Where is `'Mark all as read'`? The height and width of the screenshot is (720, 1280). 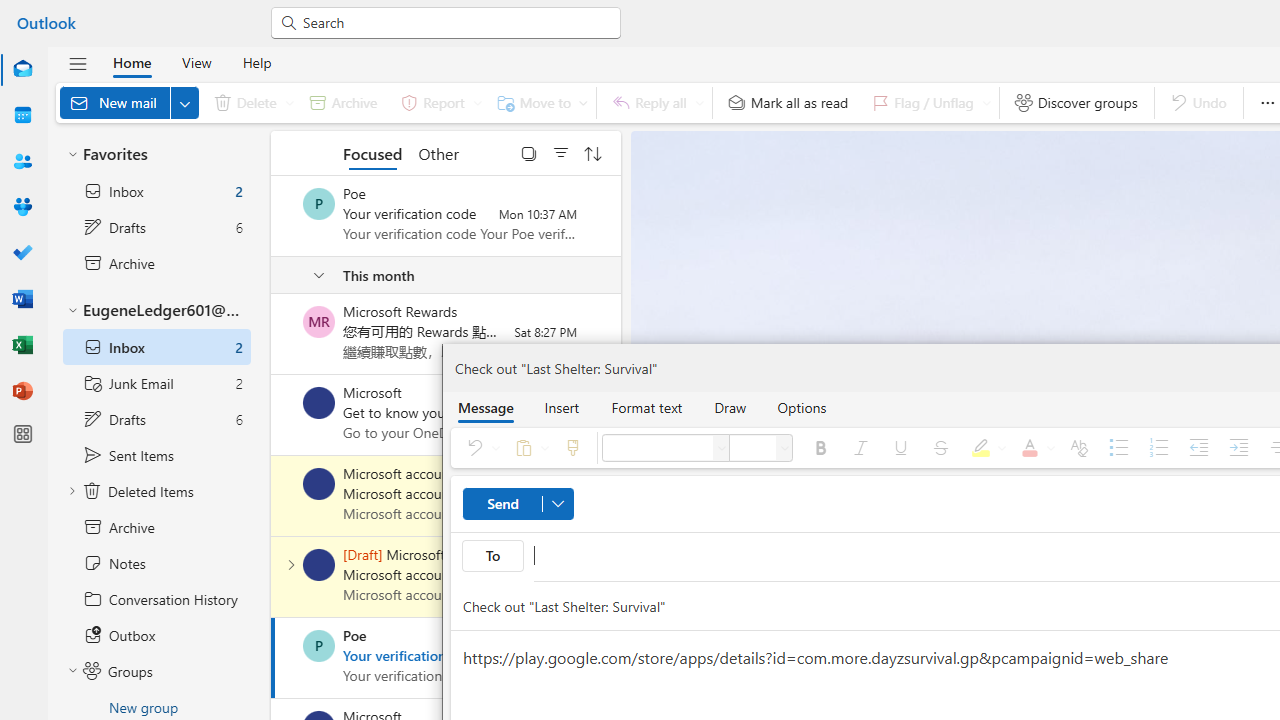 'Mark all as read' is located at coordinates (787, 102).